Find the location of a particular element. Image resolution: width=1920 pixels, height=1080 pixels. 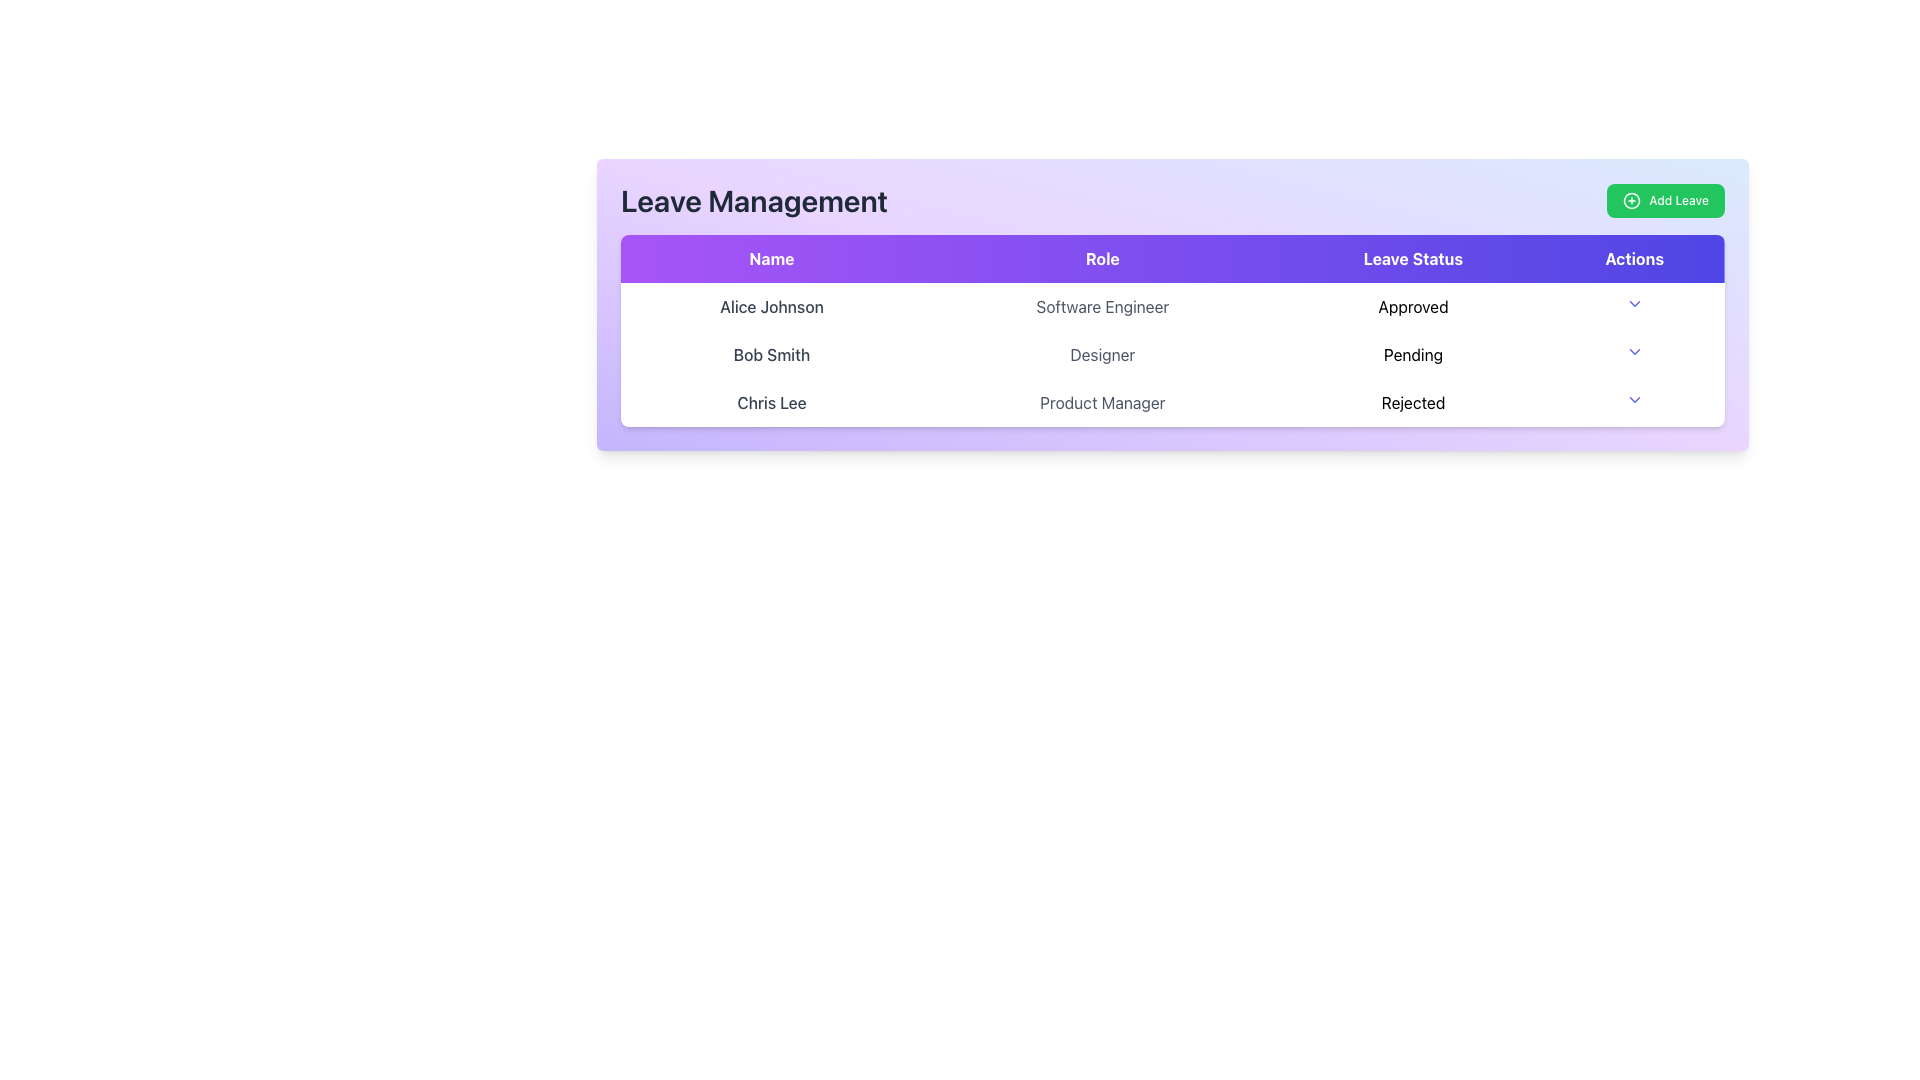

the text element displaying 'Role', which is centrally aligned in white bold text on a purple background, located in the header section above the table is located at coordinates (1101, 257).